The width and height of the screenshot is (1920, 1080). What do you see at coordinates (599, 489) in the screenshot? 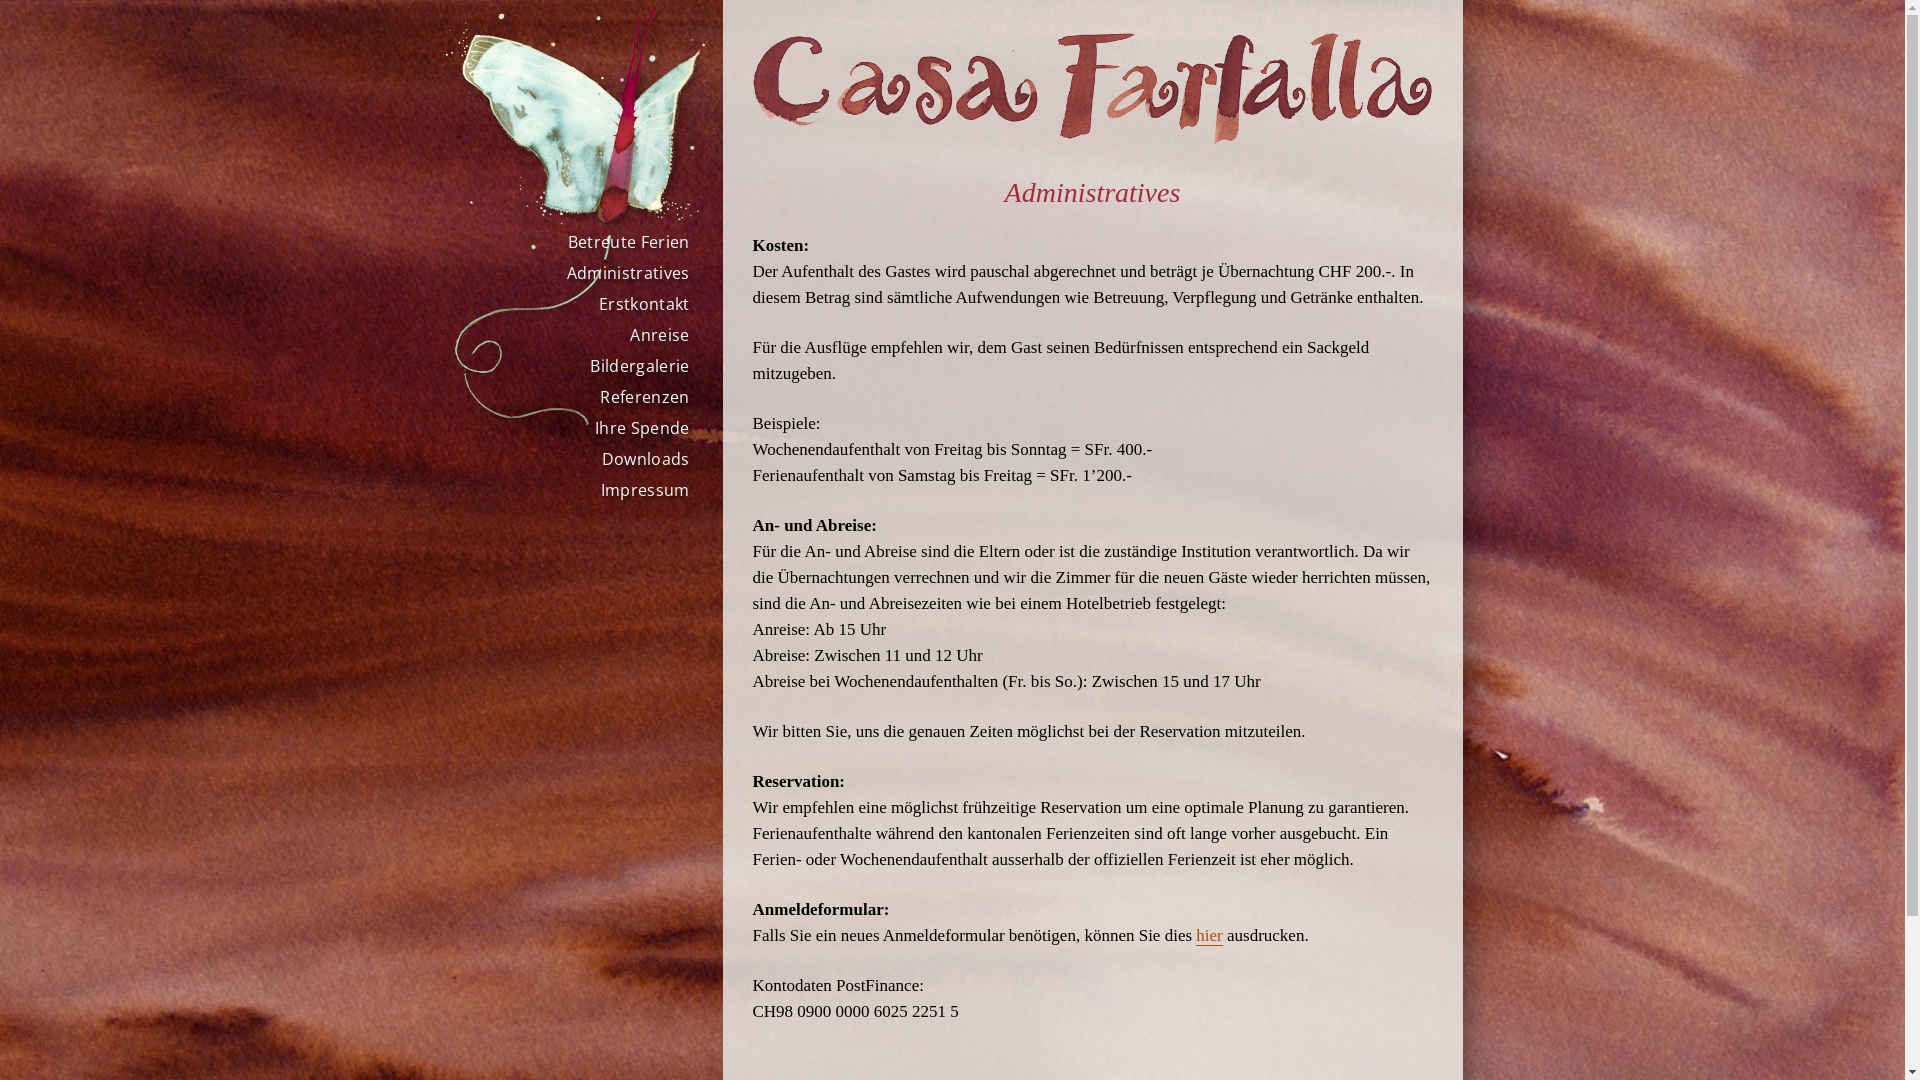
I see `'Impressum'` at bounding box center [599, 489].